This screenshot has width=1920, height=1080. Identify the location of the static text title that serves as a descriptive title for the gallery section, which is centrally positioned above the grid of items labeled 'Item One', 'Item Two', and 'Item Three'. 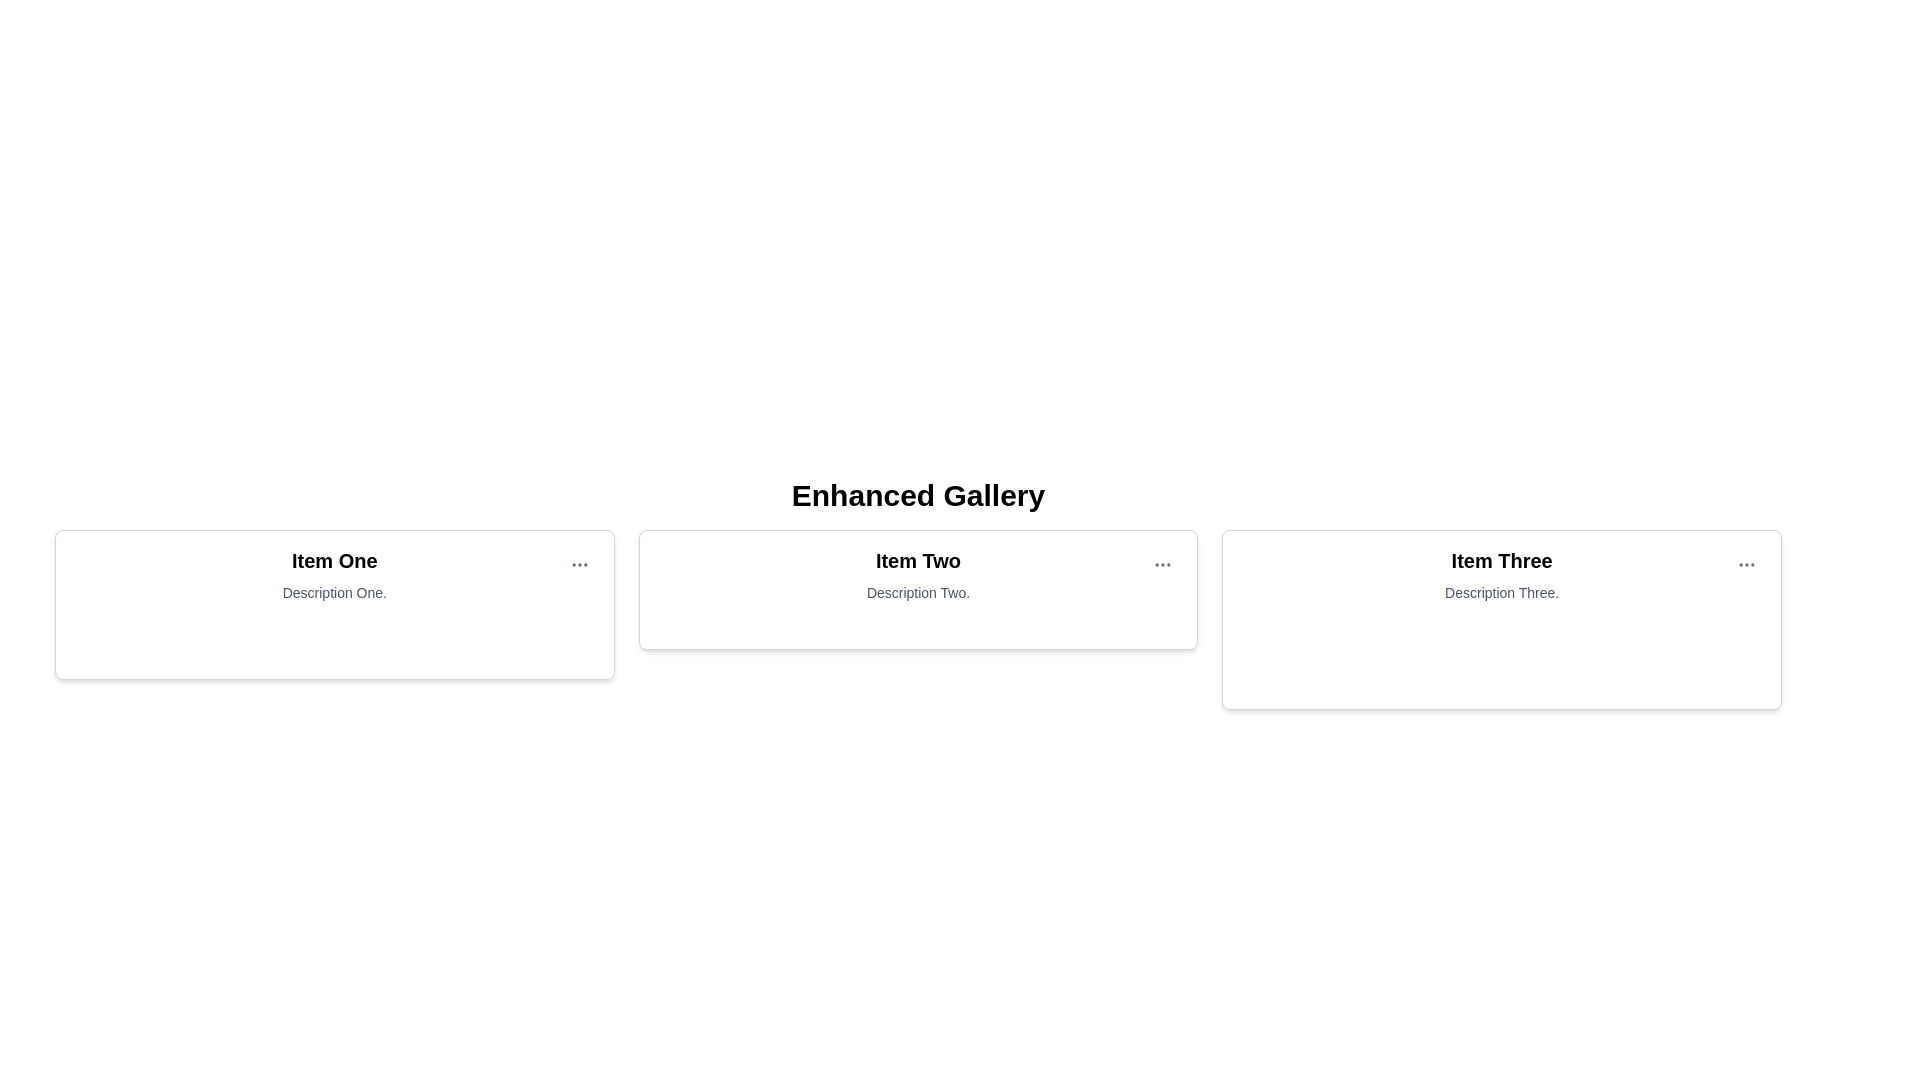
(917, 495).